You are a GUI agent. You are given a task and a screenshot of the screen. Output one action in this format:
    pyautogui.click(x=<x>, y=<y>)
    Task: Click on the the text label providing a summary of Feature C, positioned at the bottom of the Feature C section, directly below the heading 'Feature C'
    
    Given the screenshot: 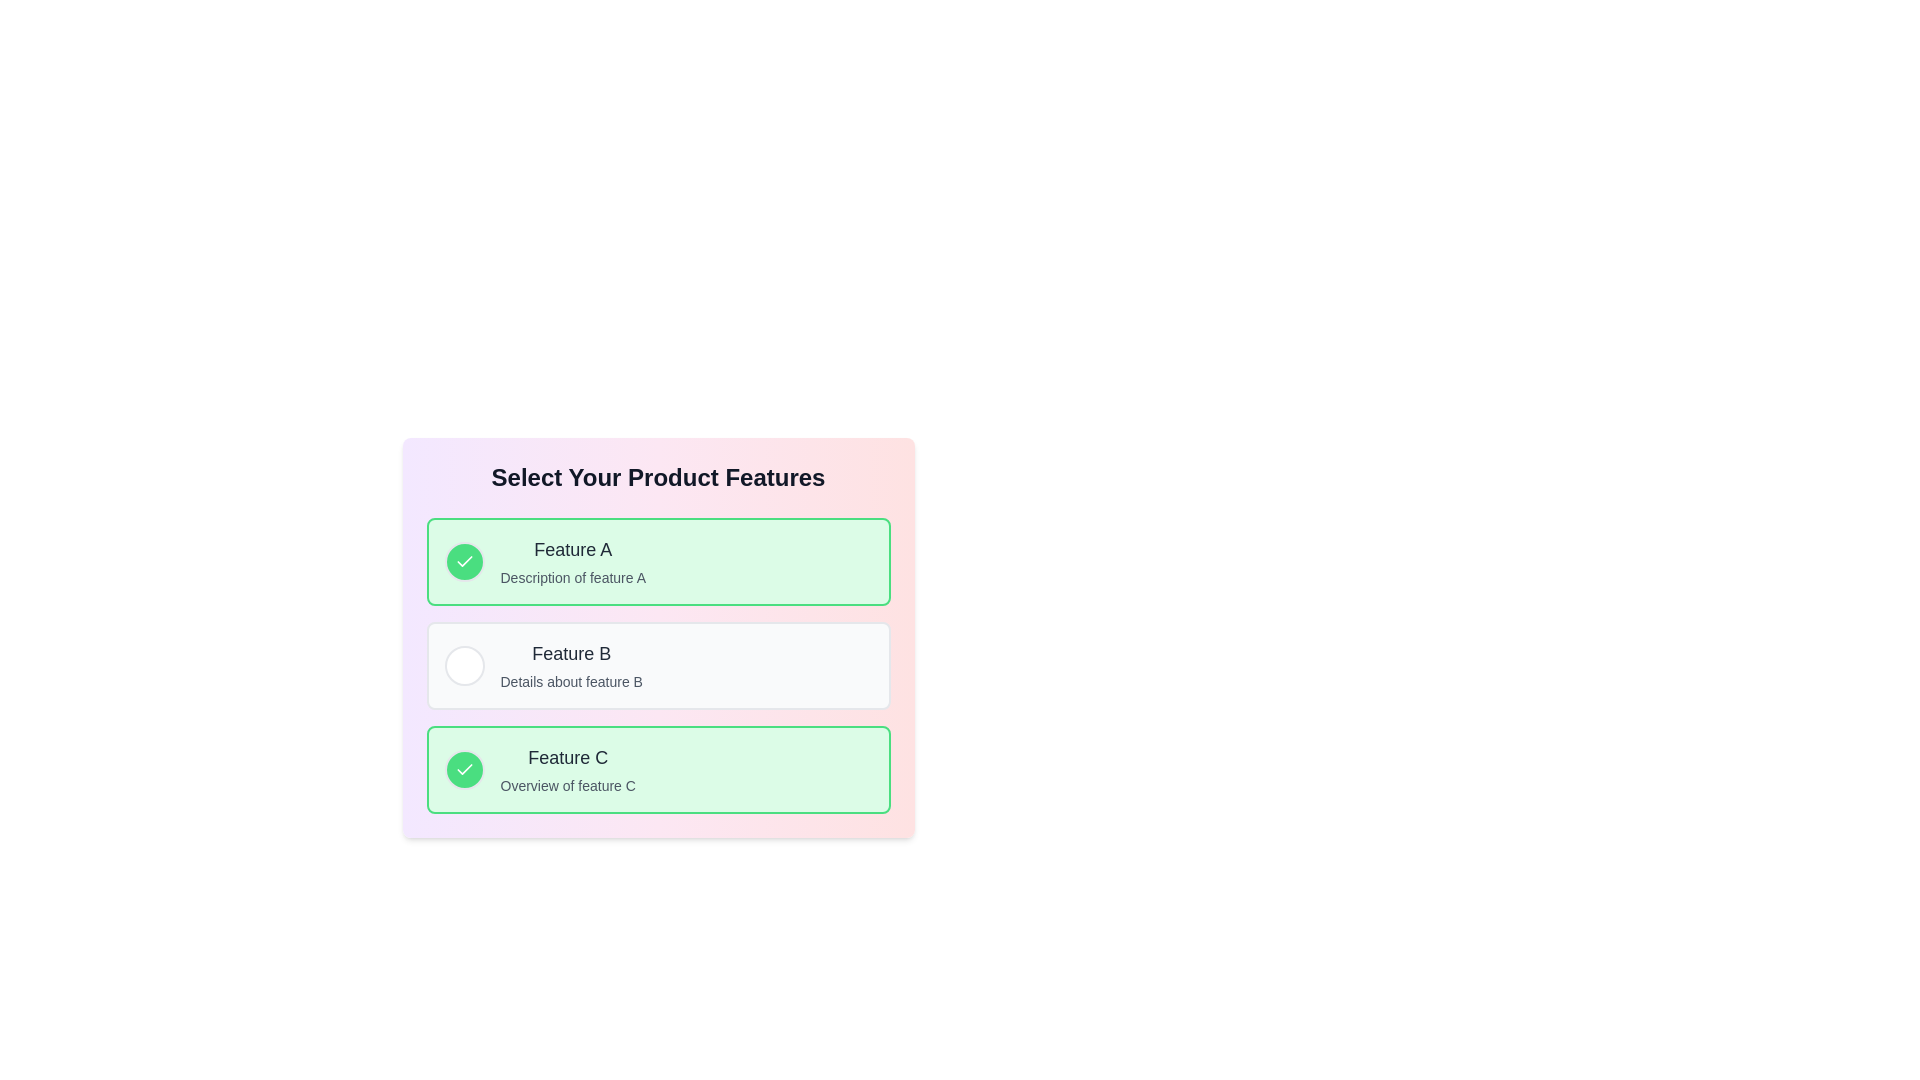 What is the action you would take?
    pyautogui.click(x=567, y=785)
    